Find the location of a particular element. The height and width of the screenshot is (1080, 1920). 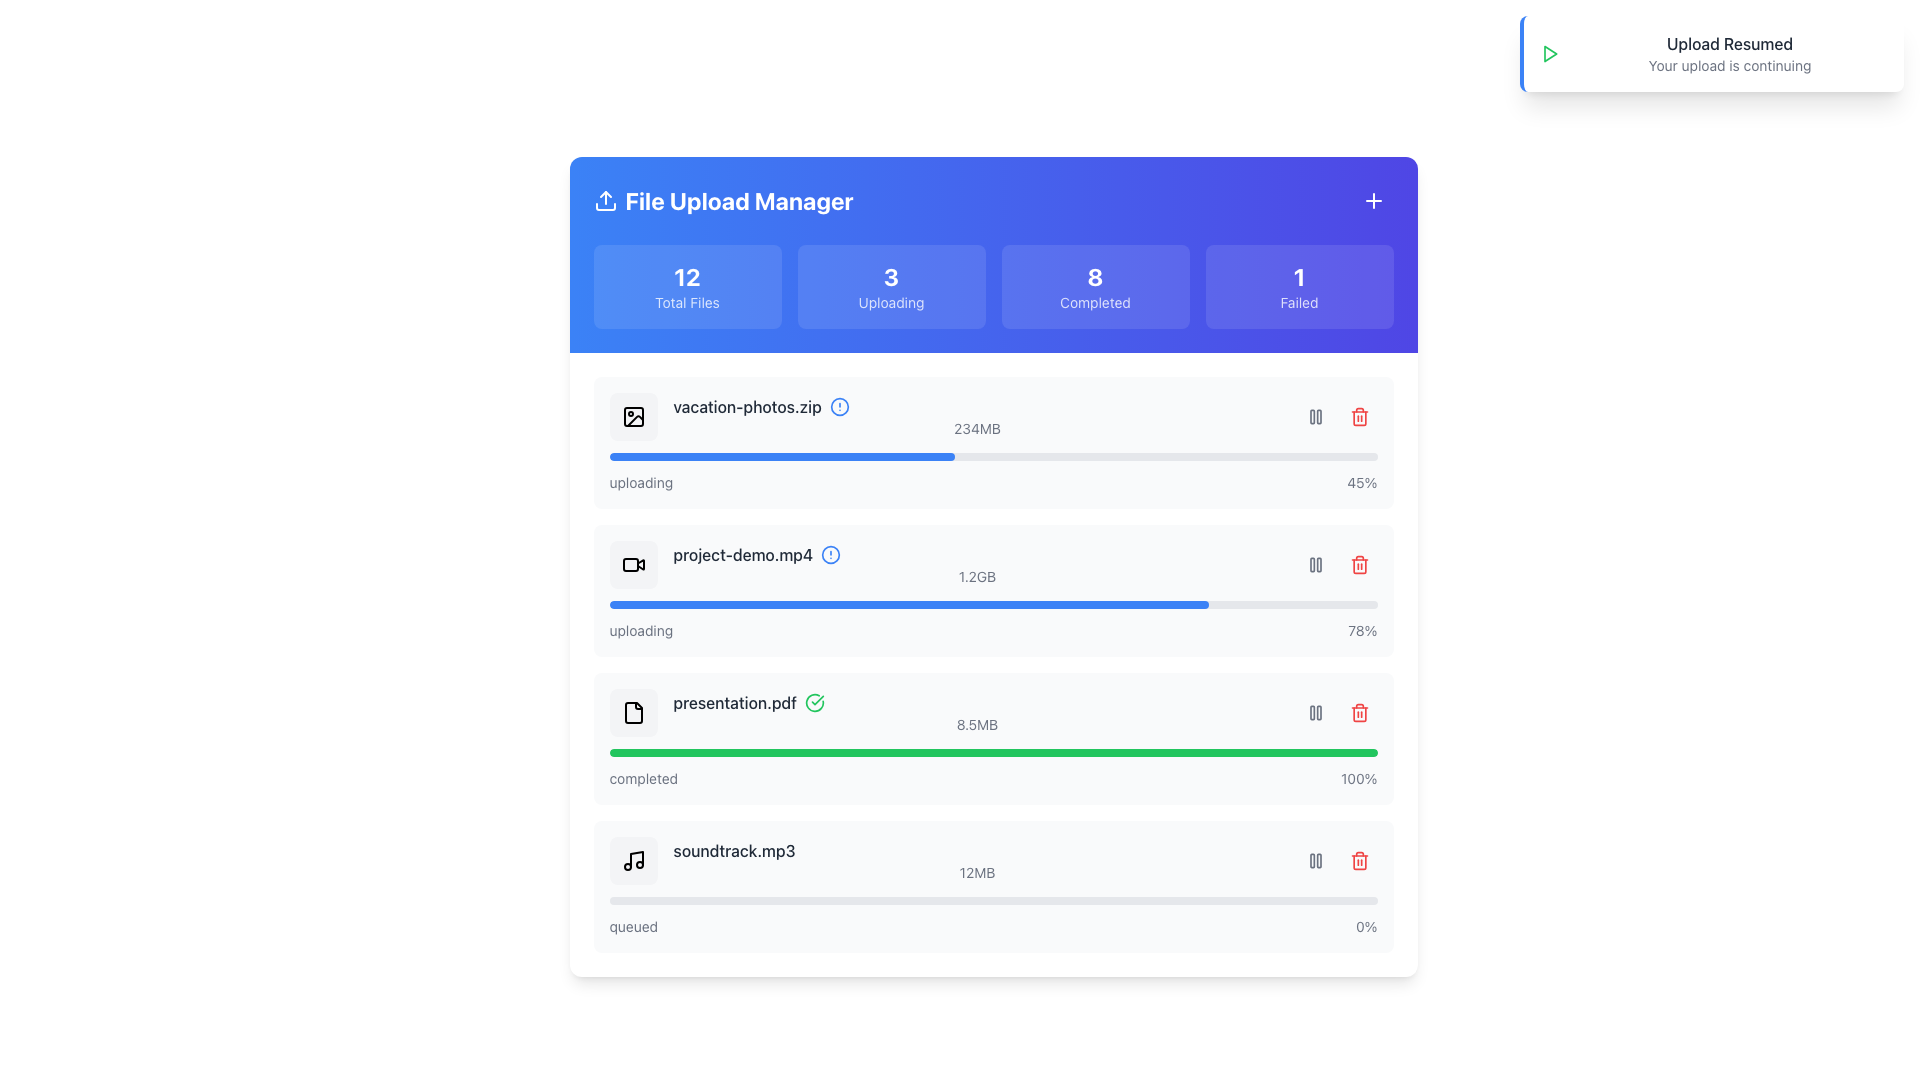

the horizontal progress bar with a gray background and blue filled section, corresponding to the file 'soundtrack.mp3', located at the bottom of the list is located at coordinates (993, 901).